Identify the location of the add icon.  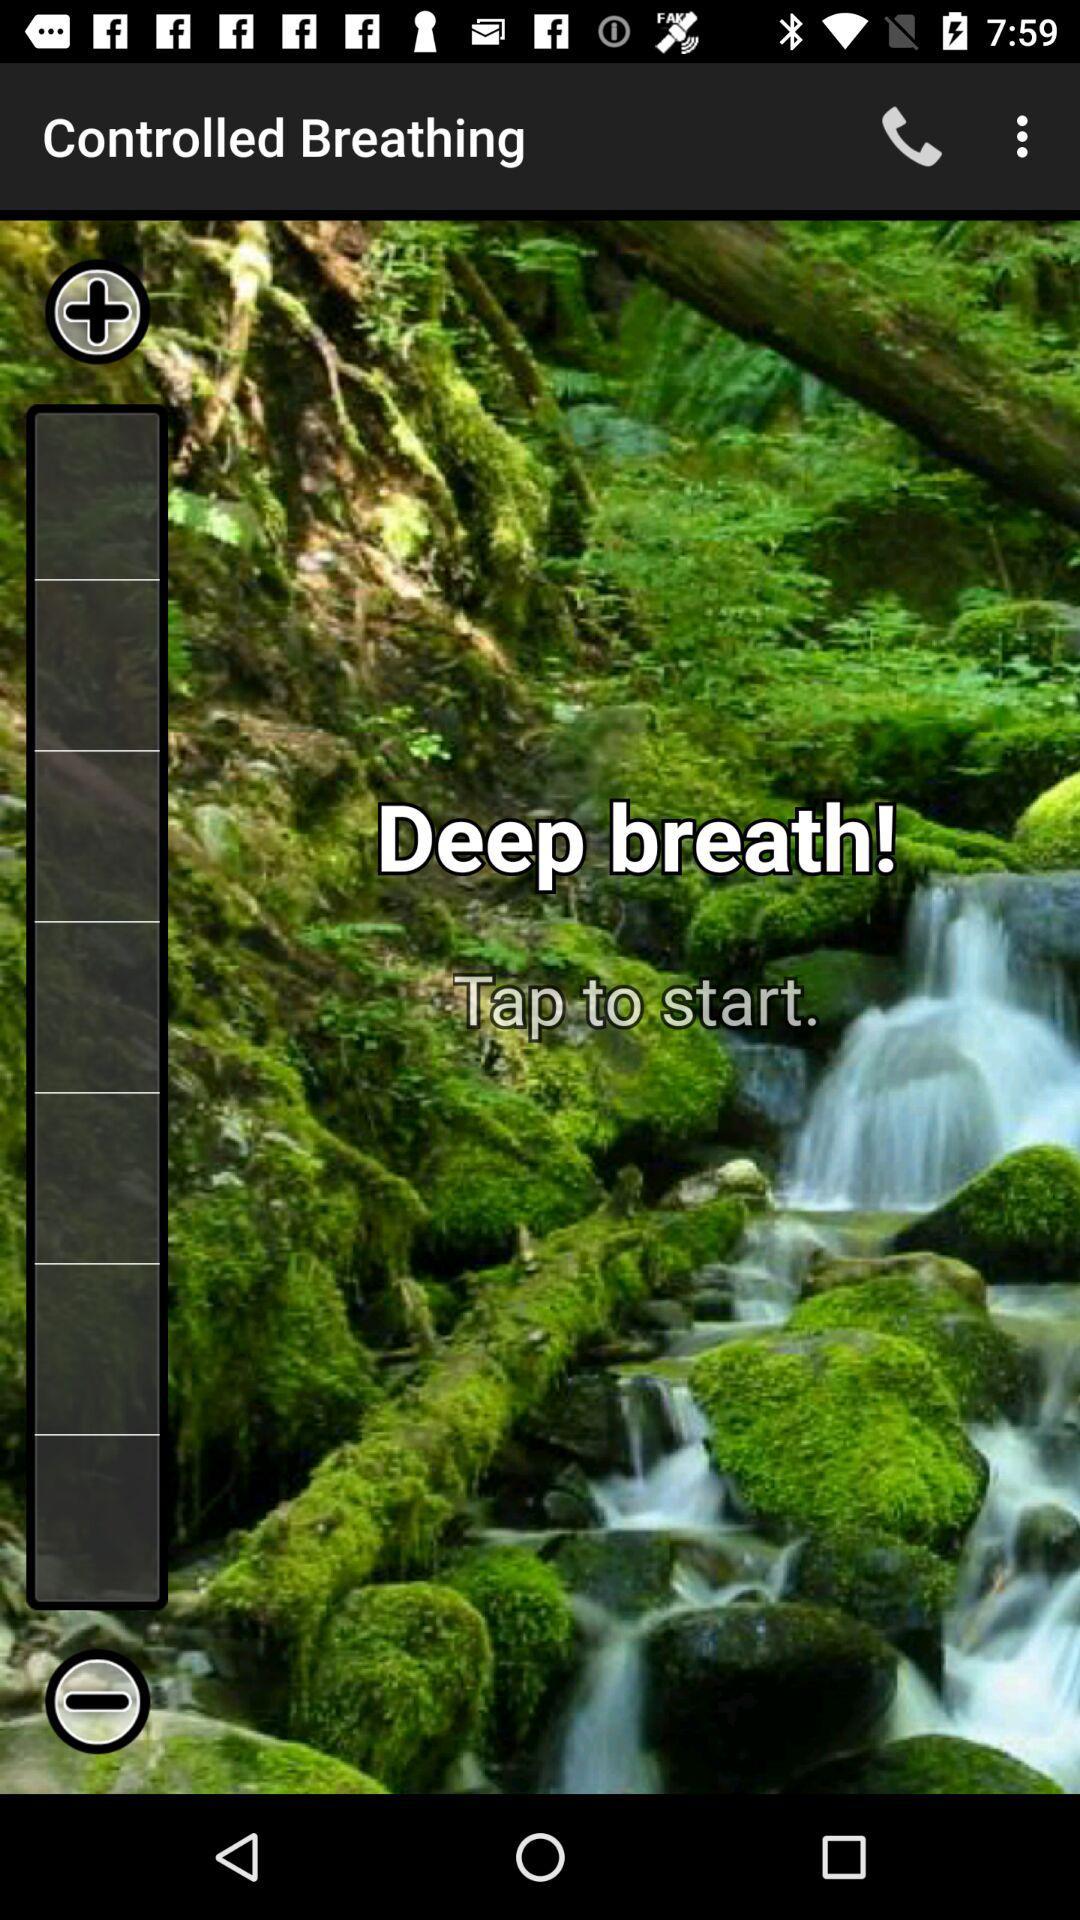
(97, 311).